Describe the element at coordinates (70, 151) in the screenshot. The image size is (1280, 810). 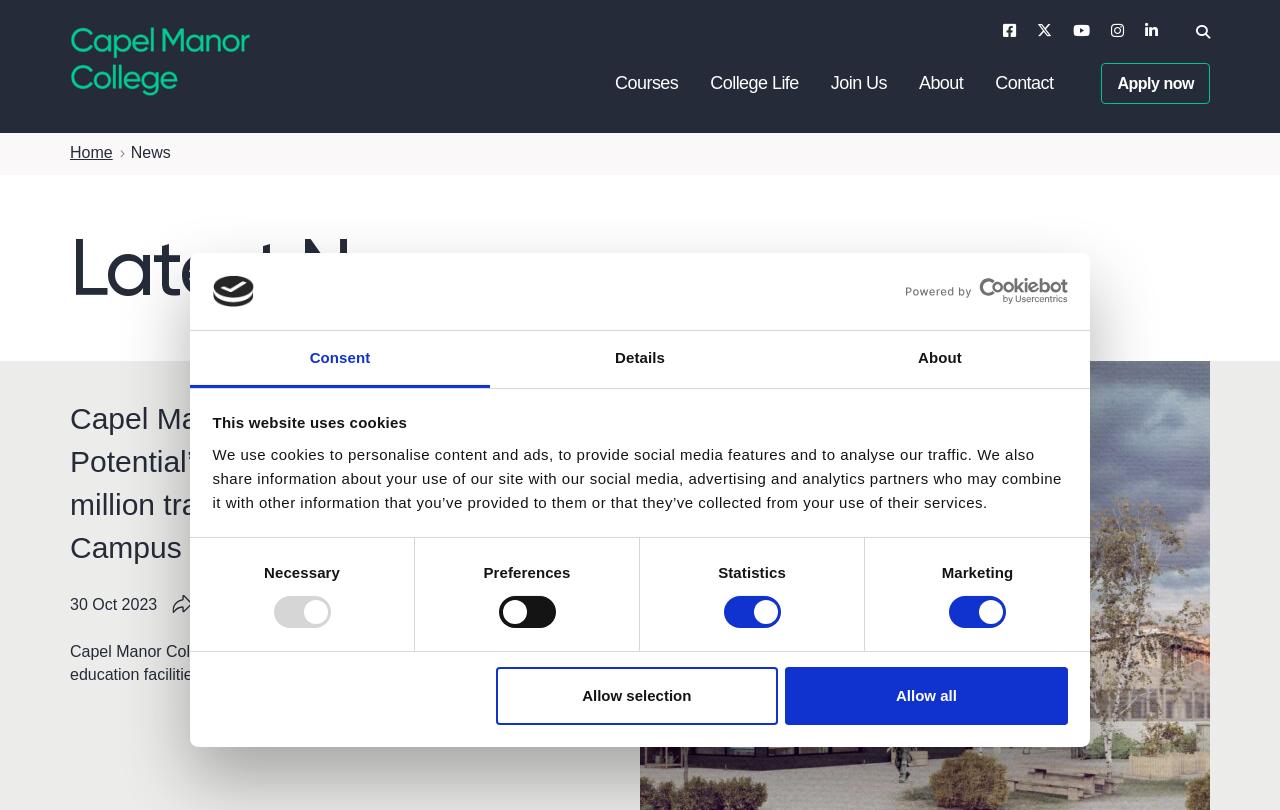
I see `'Home'` at that location.